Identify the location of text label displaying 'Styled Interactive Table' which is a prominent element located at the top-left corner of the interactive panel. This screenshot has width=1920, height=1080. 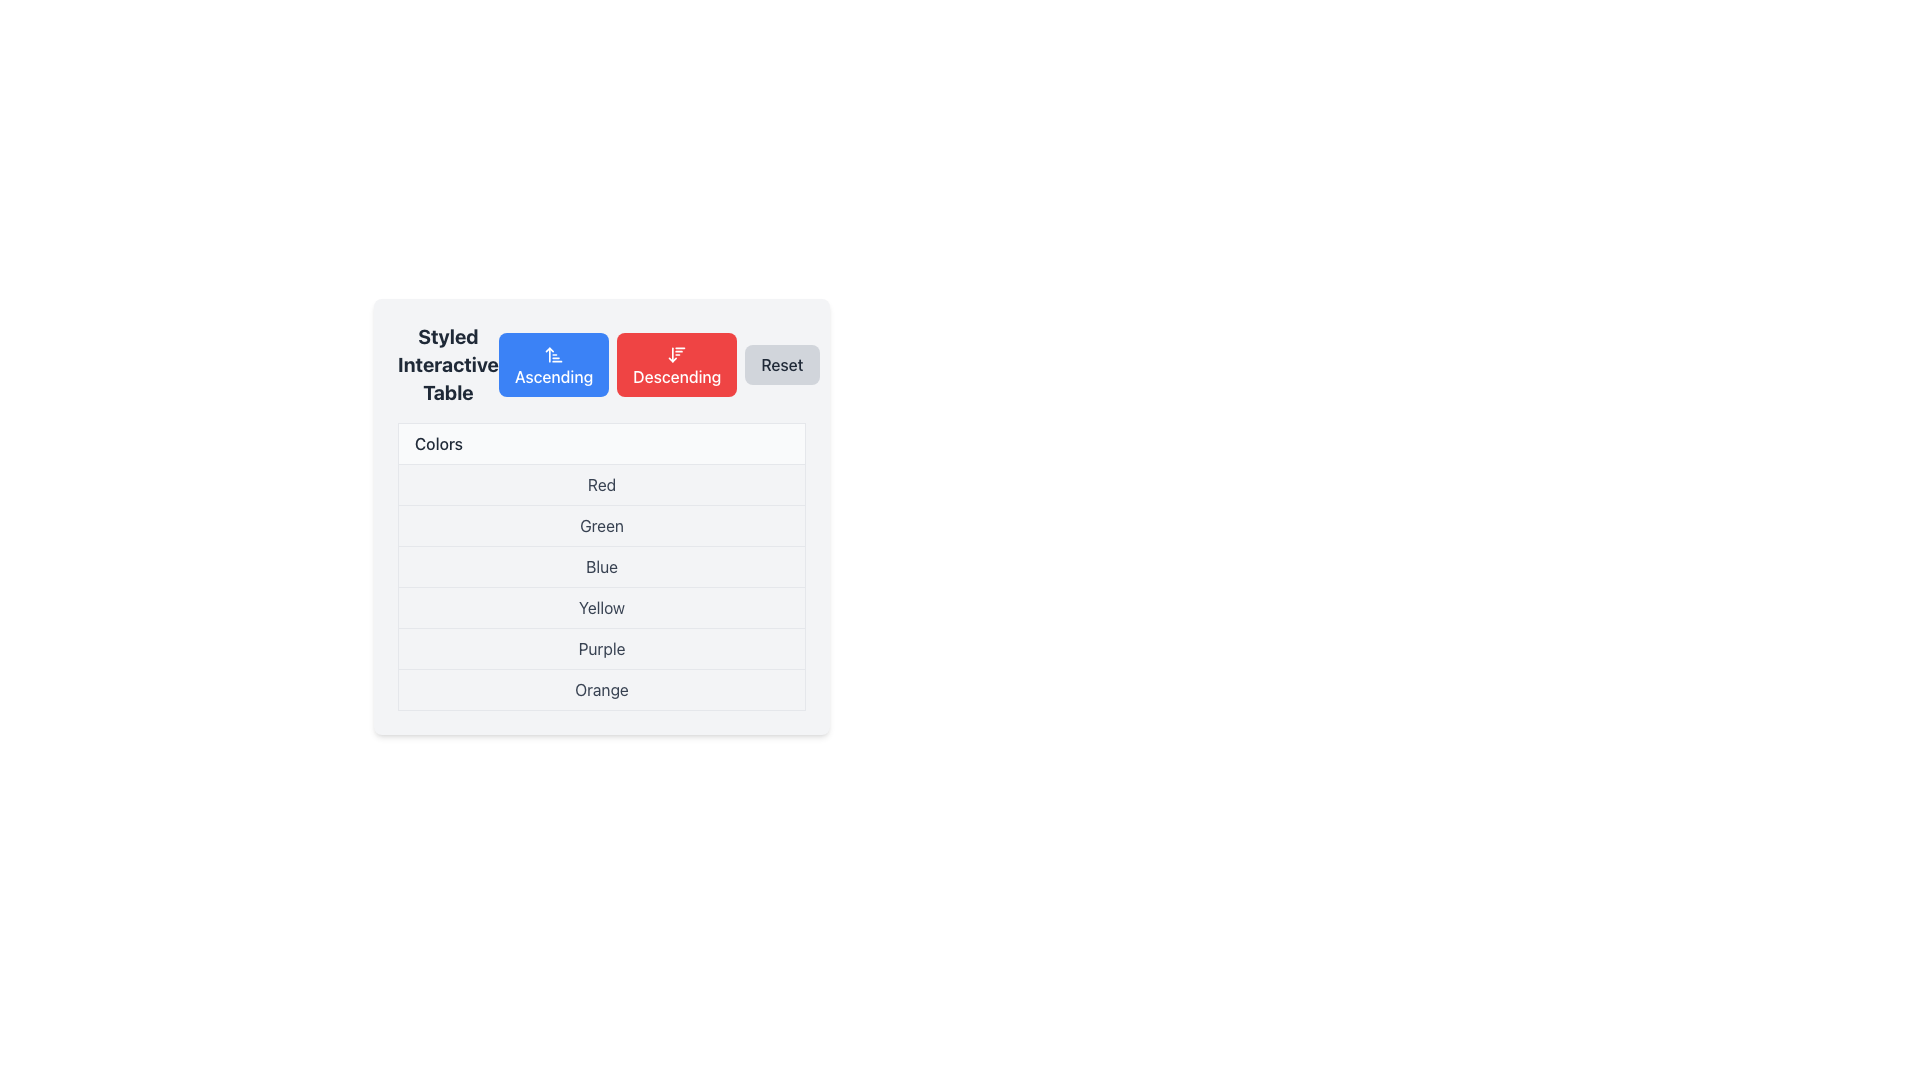
(447, 365).